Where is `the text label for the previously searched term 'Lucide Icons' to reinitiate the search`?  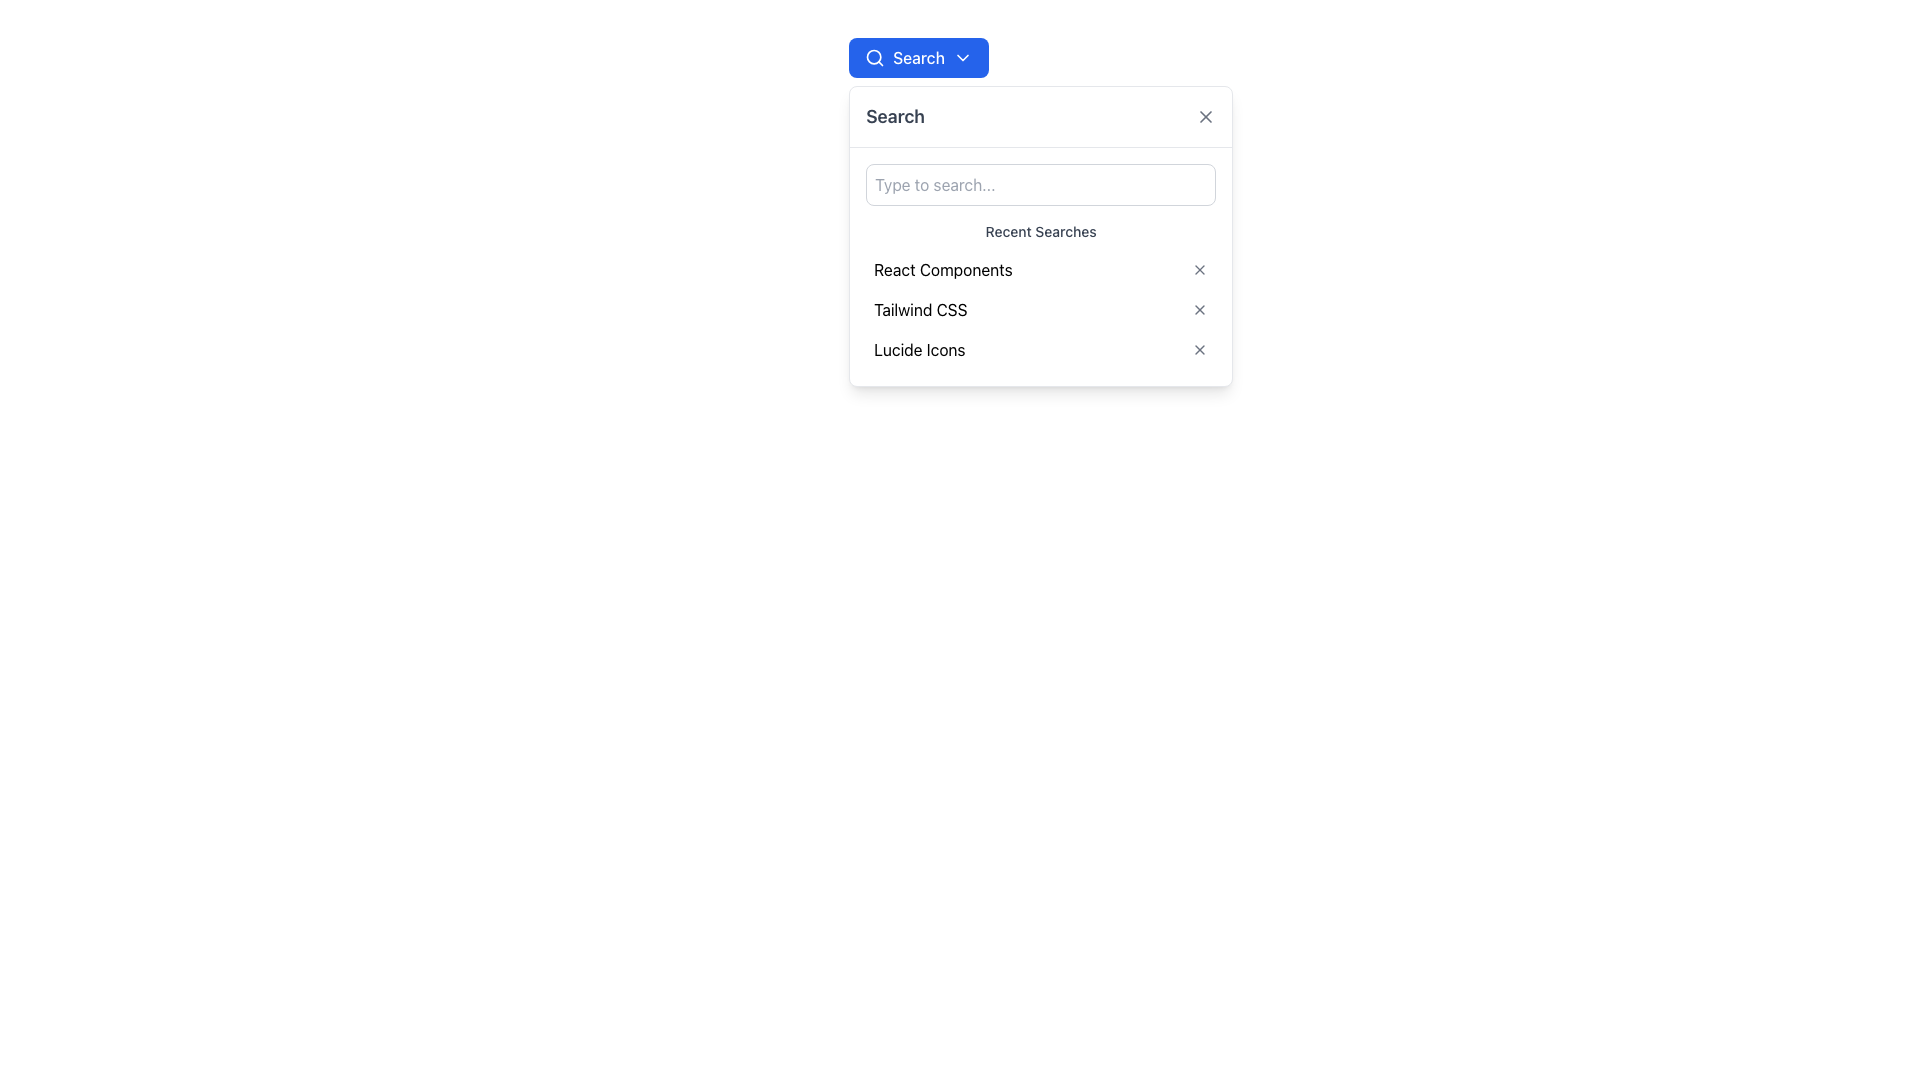 the text label for the previously searched term 'Lucide Icons' to reinitiate the search is located at coordinates (918, 349).